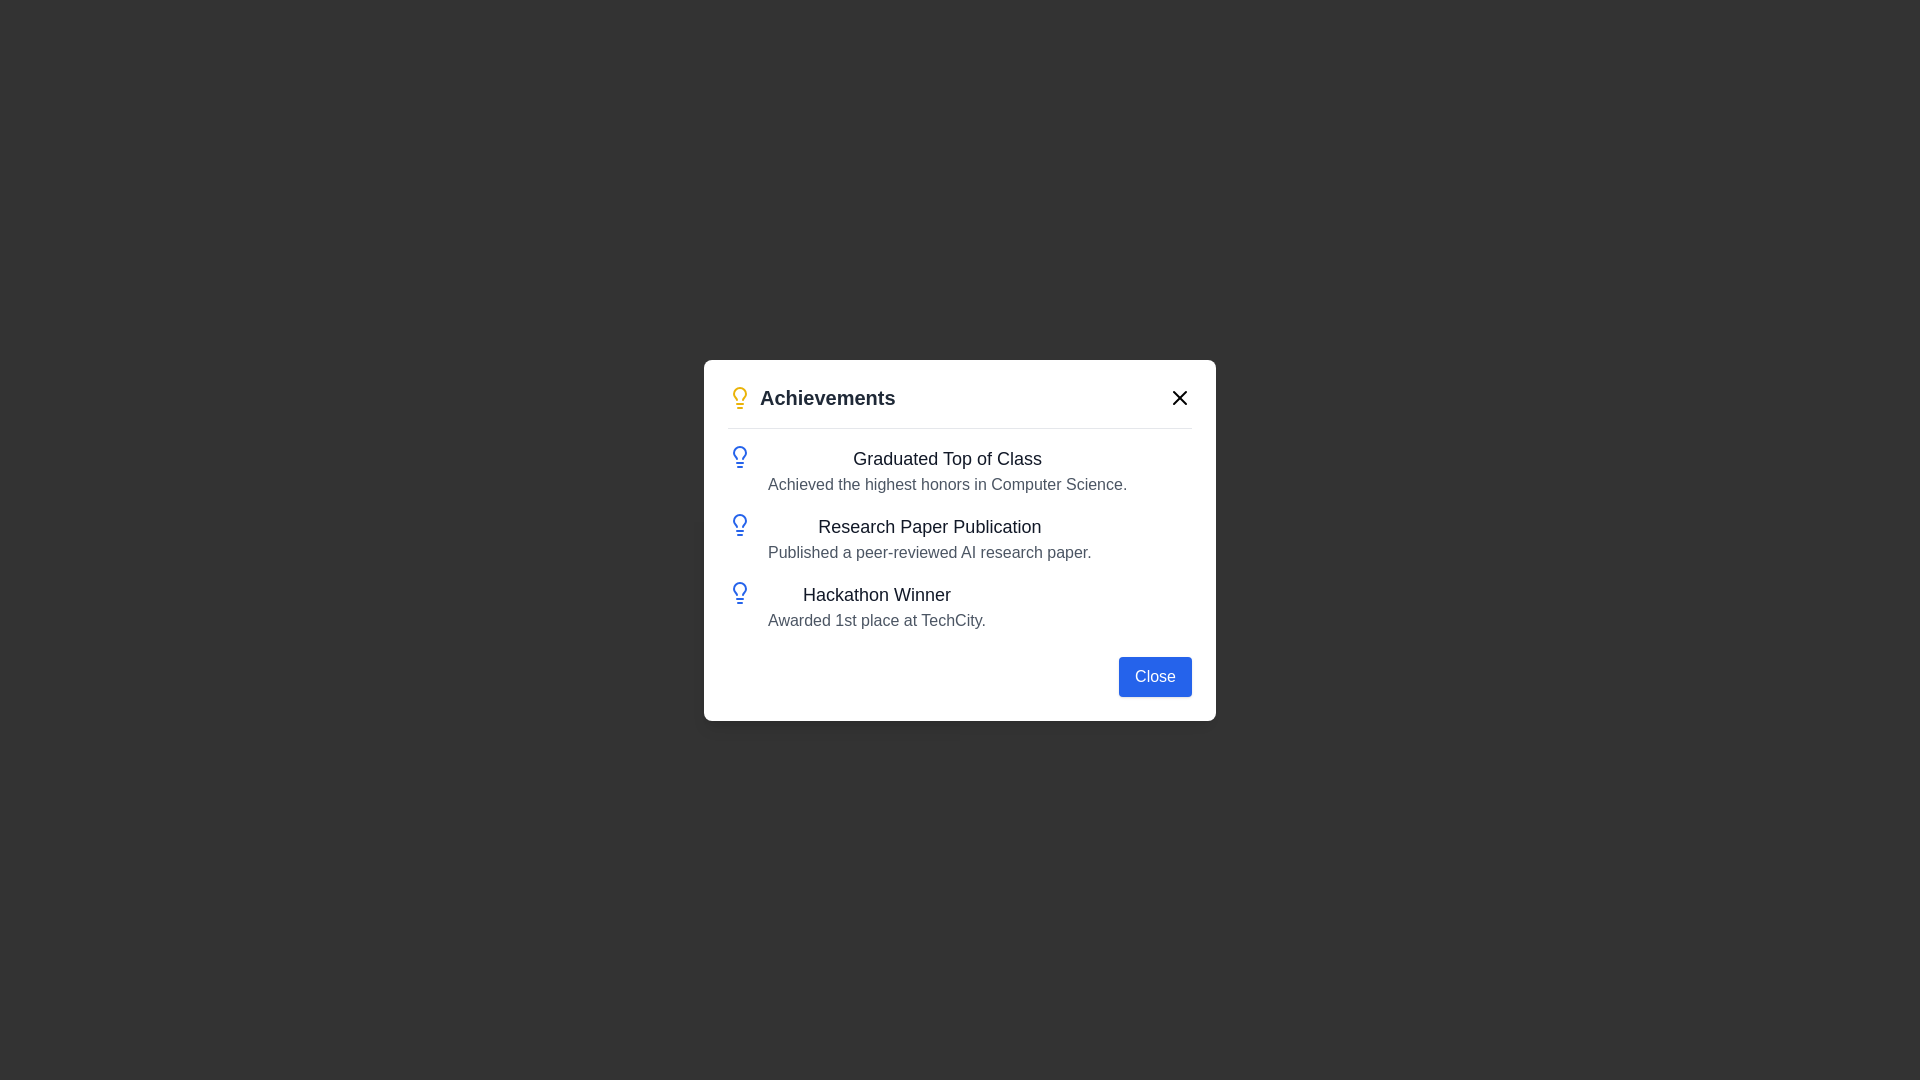 The image size is (1920, 1080). I want to click on the blue lightbulb icon associated with the 'Hackathon Winner' achievement, which is the third item in the list of achievements, so click(960, 605).